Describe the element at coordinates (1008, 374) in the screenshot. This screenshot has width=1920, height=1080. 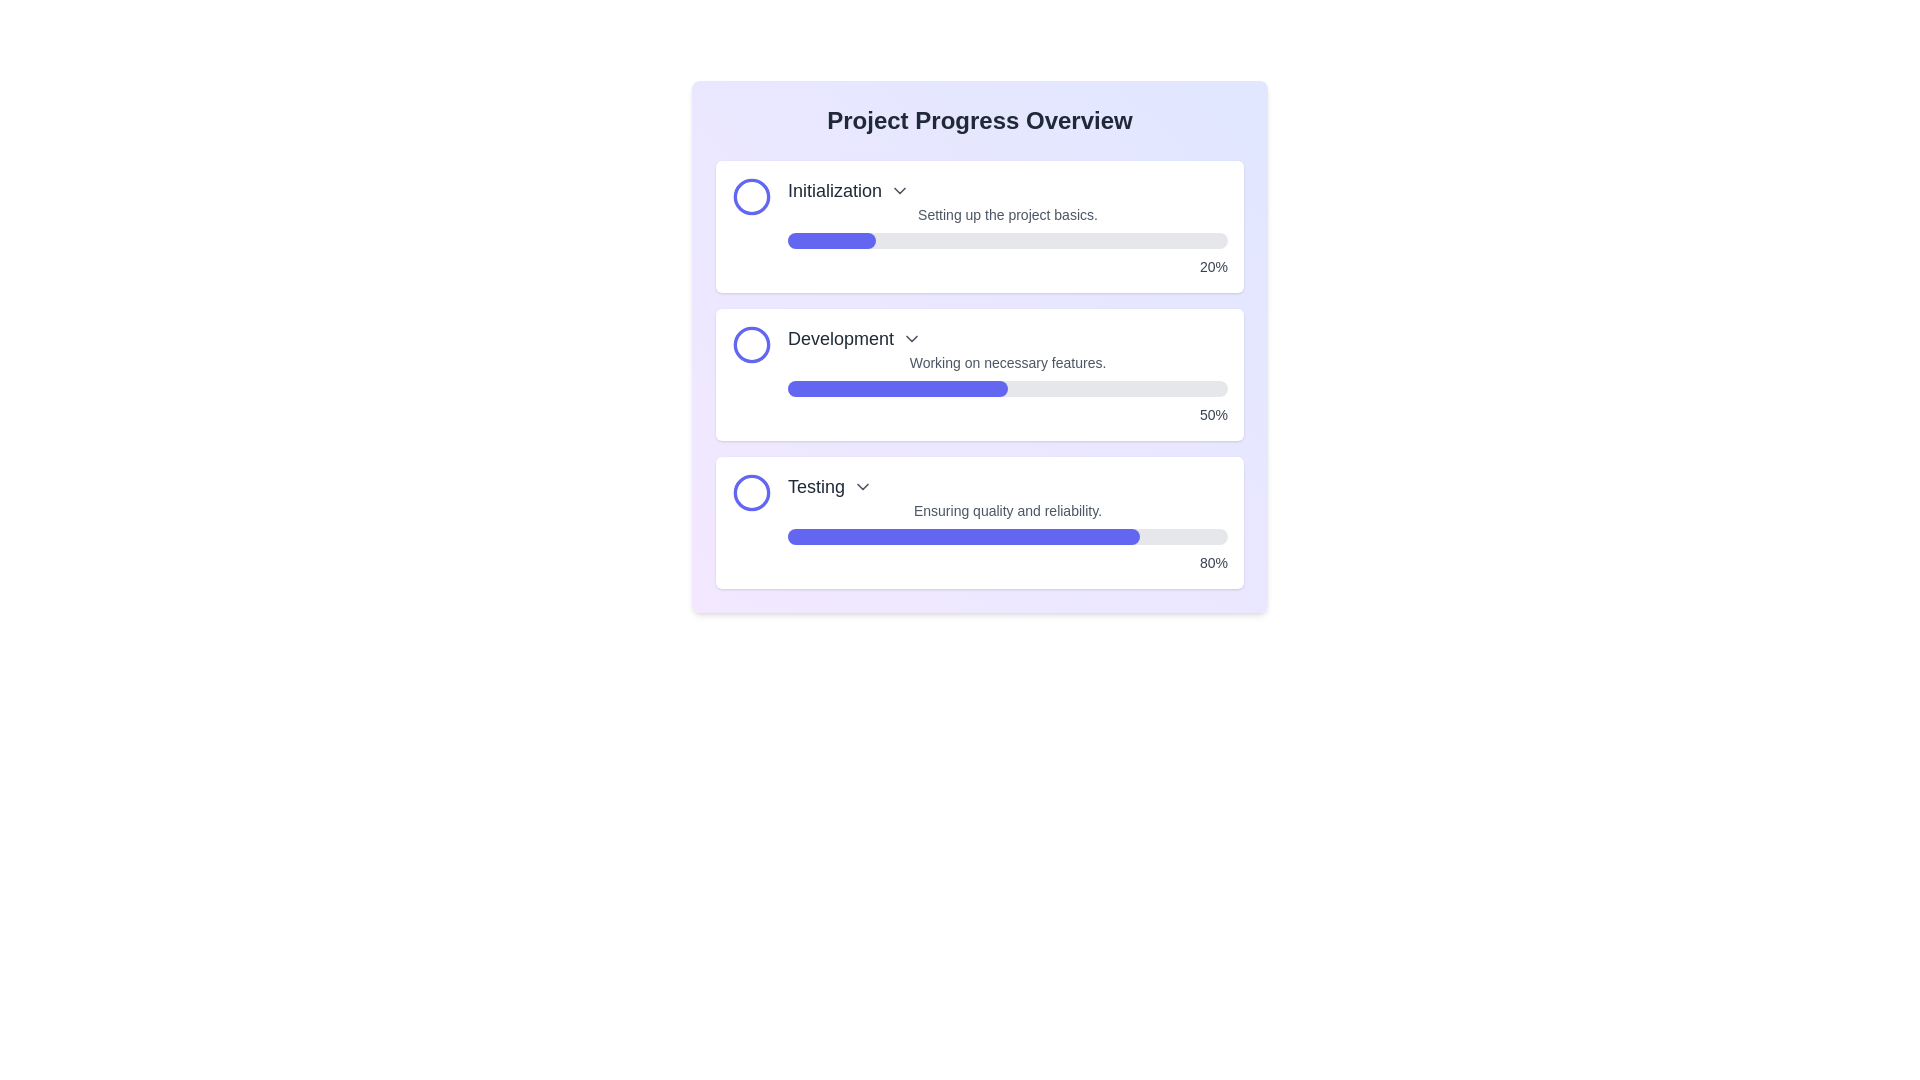
I see `the Progress tracker component displaying the current progress of 'Development' with a percentage value of '50%' and a description of 'Working on necessary features.'` at that location.